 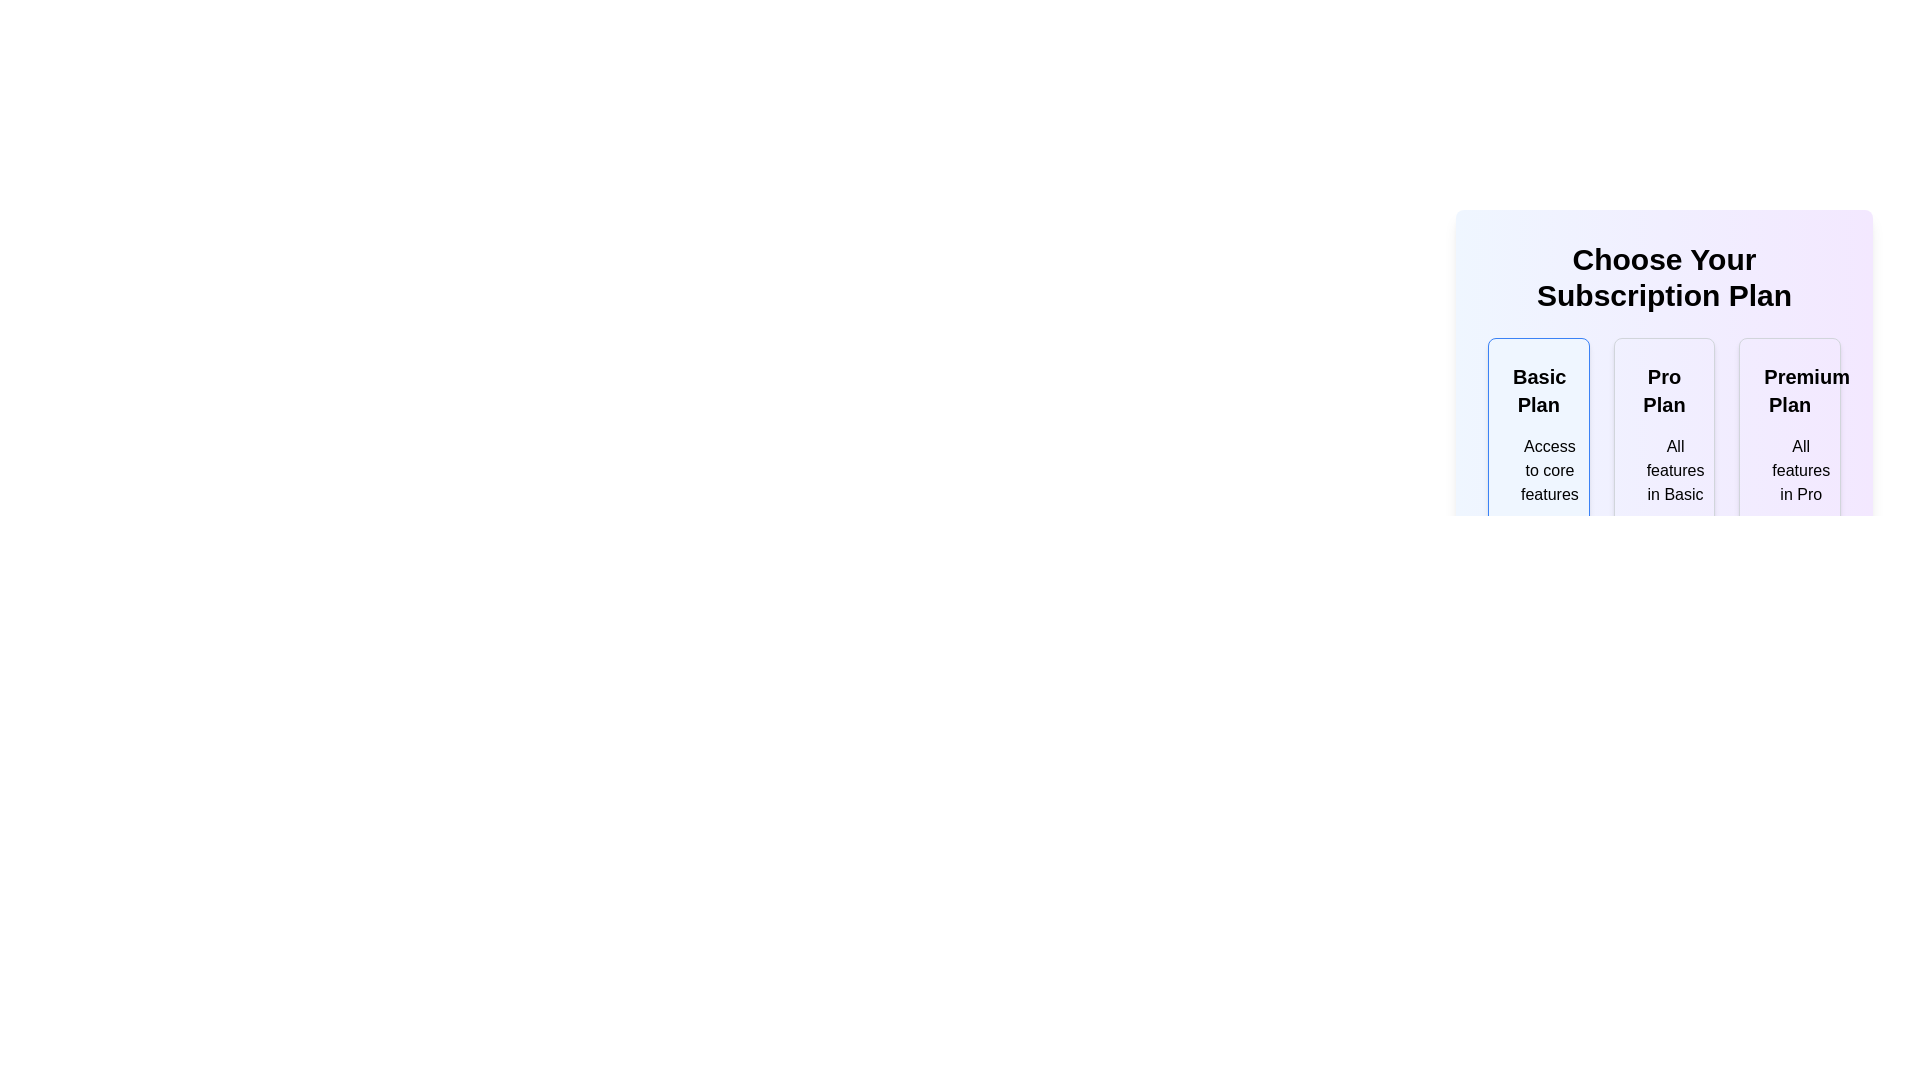 I want to click on the 'Premium Plan' informational card, which is the third card in the subscription plan layout, so click(x=1790, y=523).